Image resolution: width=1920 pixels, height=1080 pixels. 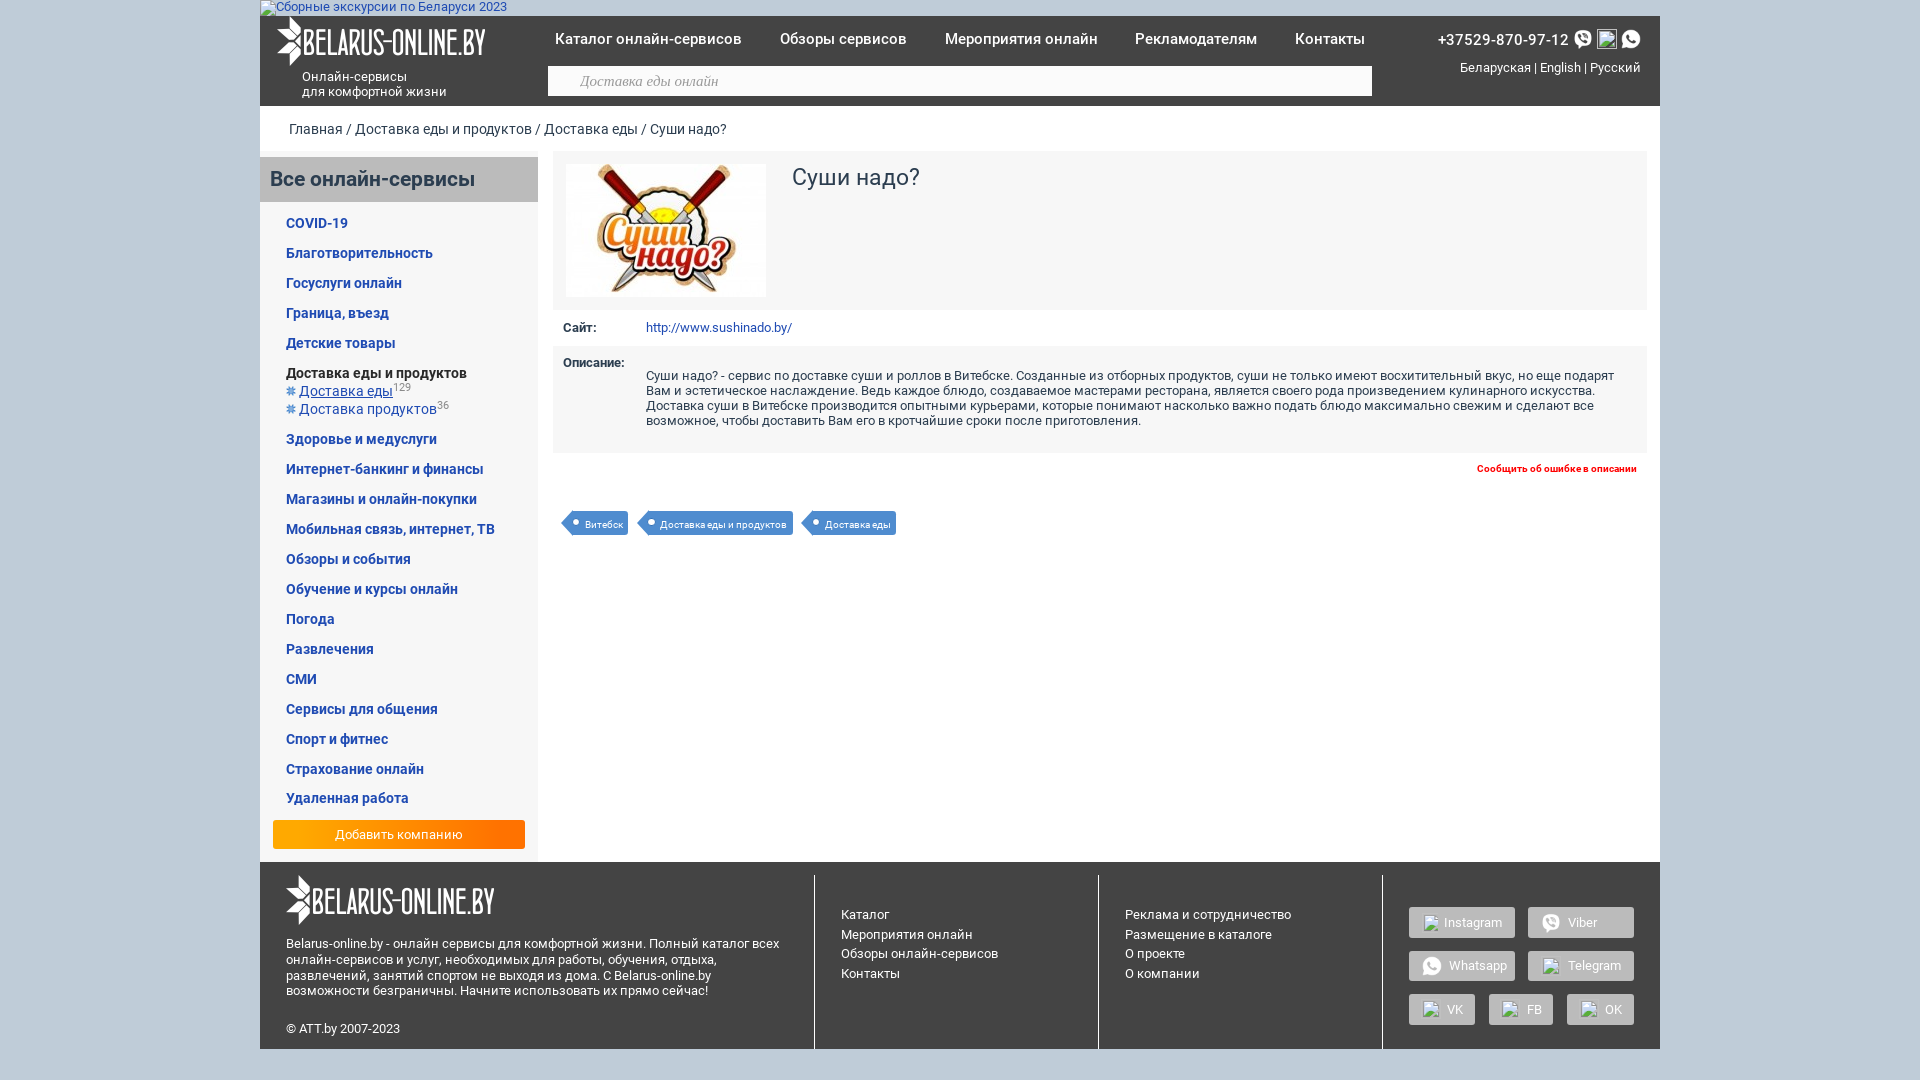 What do you see at coordinates (1503, 39) in the screenshot?
I see `'+37529-870-97-12'` at bounding box center [1503, 39].